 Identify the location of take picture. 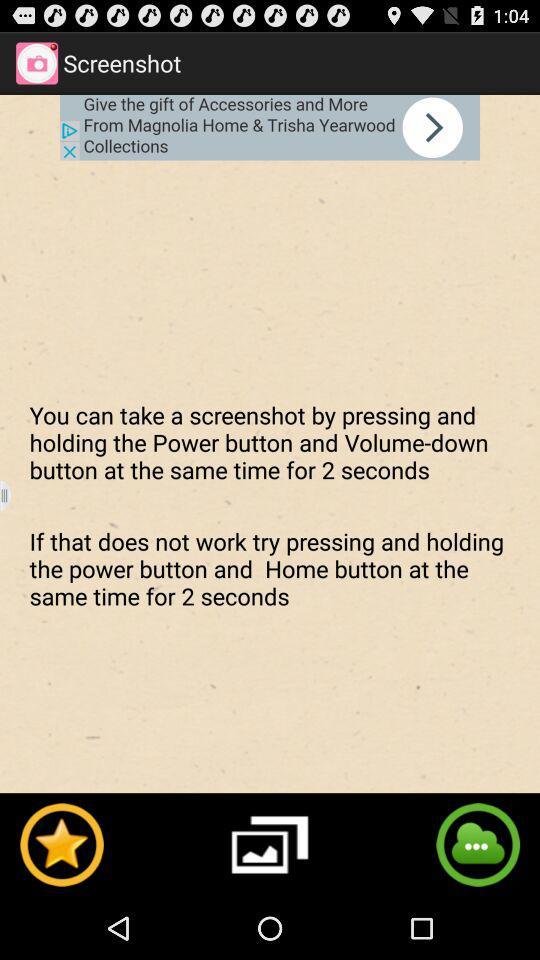
(270, 843).